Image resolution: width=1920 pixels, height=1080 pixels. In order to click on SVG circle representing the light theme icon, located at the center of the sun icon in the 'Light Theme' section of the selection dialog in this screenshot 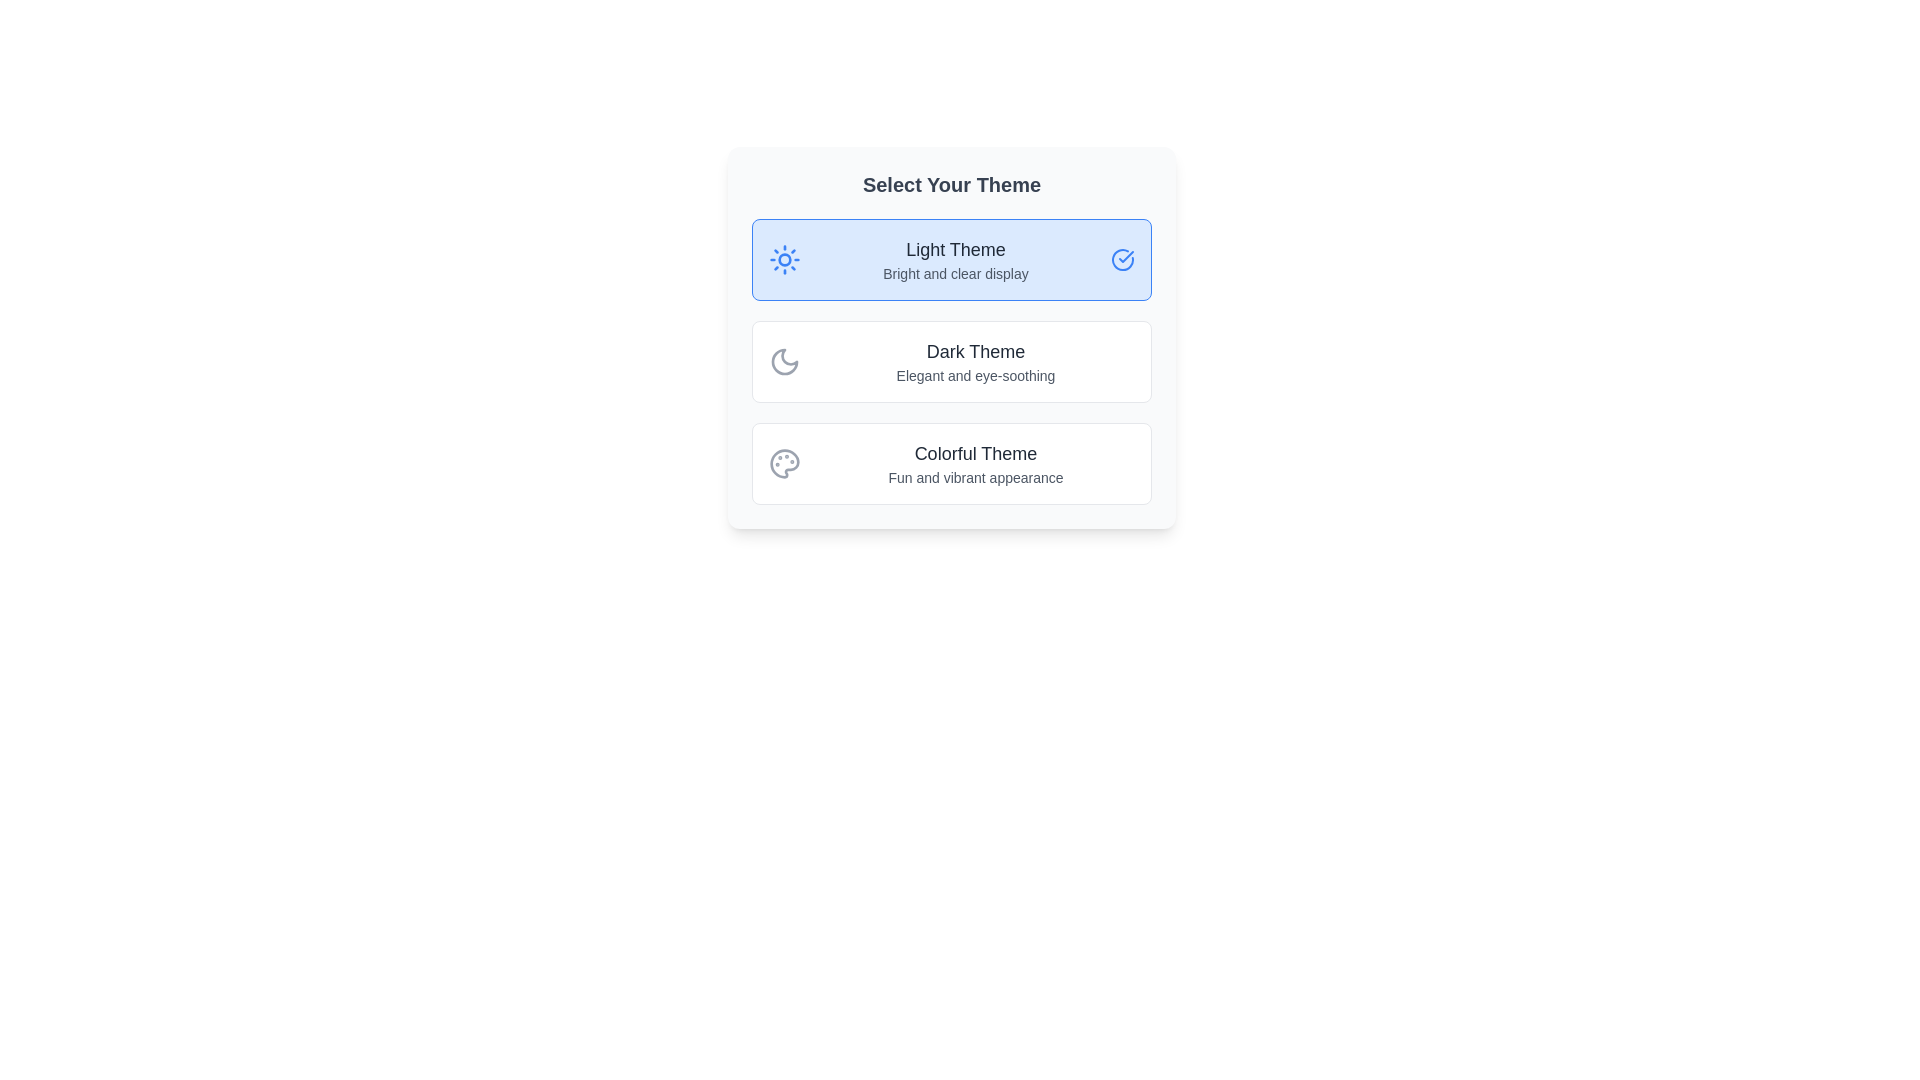, I will do `click(784, 258)`.